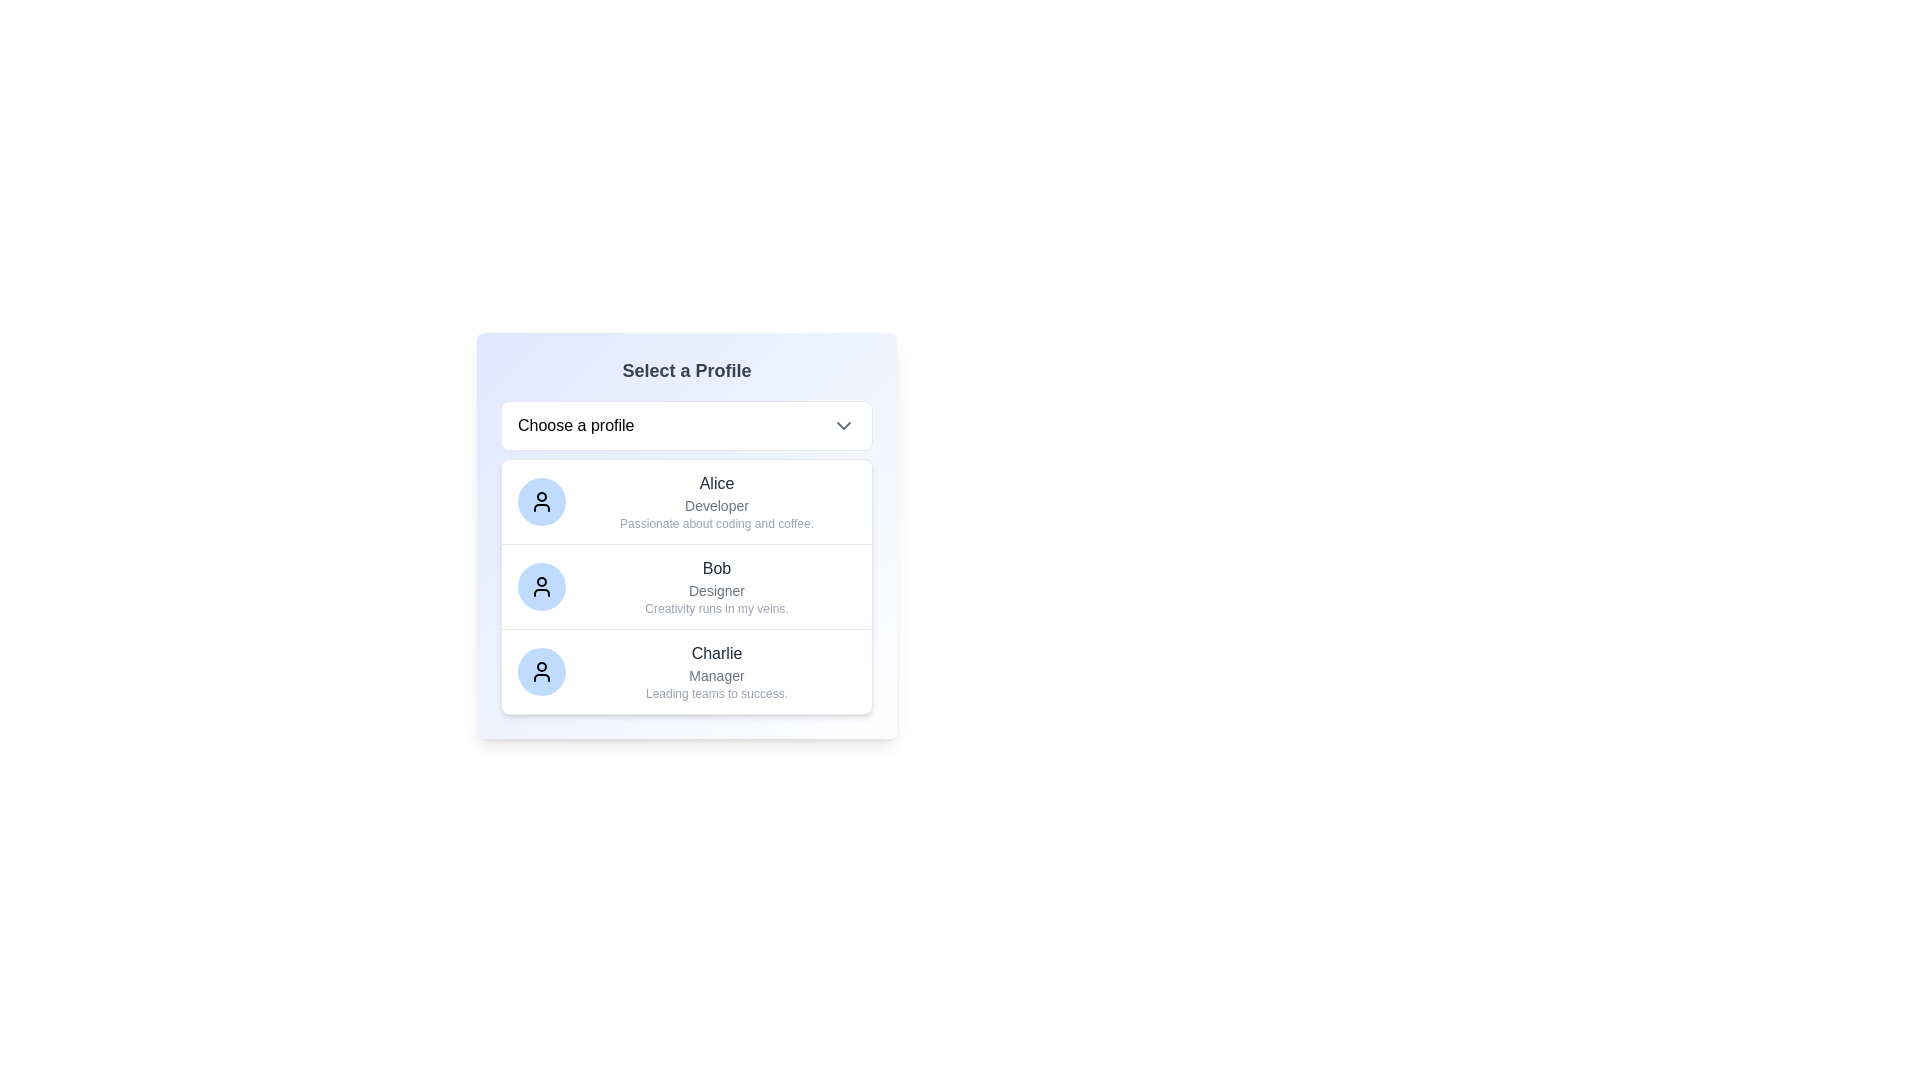 Image resolution: width=1920 pixels, height=1080 pixels. What do you see at coordinates (575, 424) in the screenshot?
I see `the text label reading 'Choose a profile' located on the left side of the dropdown menu header, adjacent to the chevron down icon` at bounding box center [575, 424].